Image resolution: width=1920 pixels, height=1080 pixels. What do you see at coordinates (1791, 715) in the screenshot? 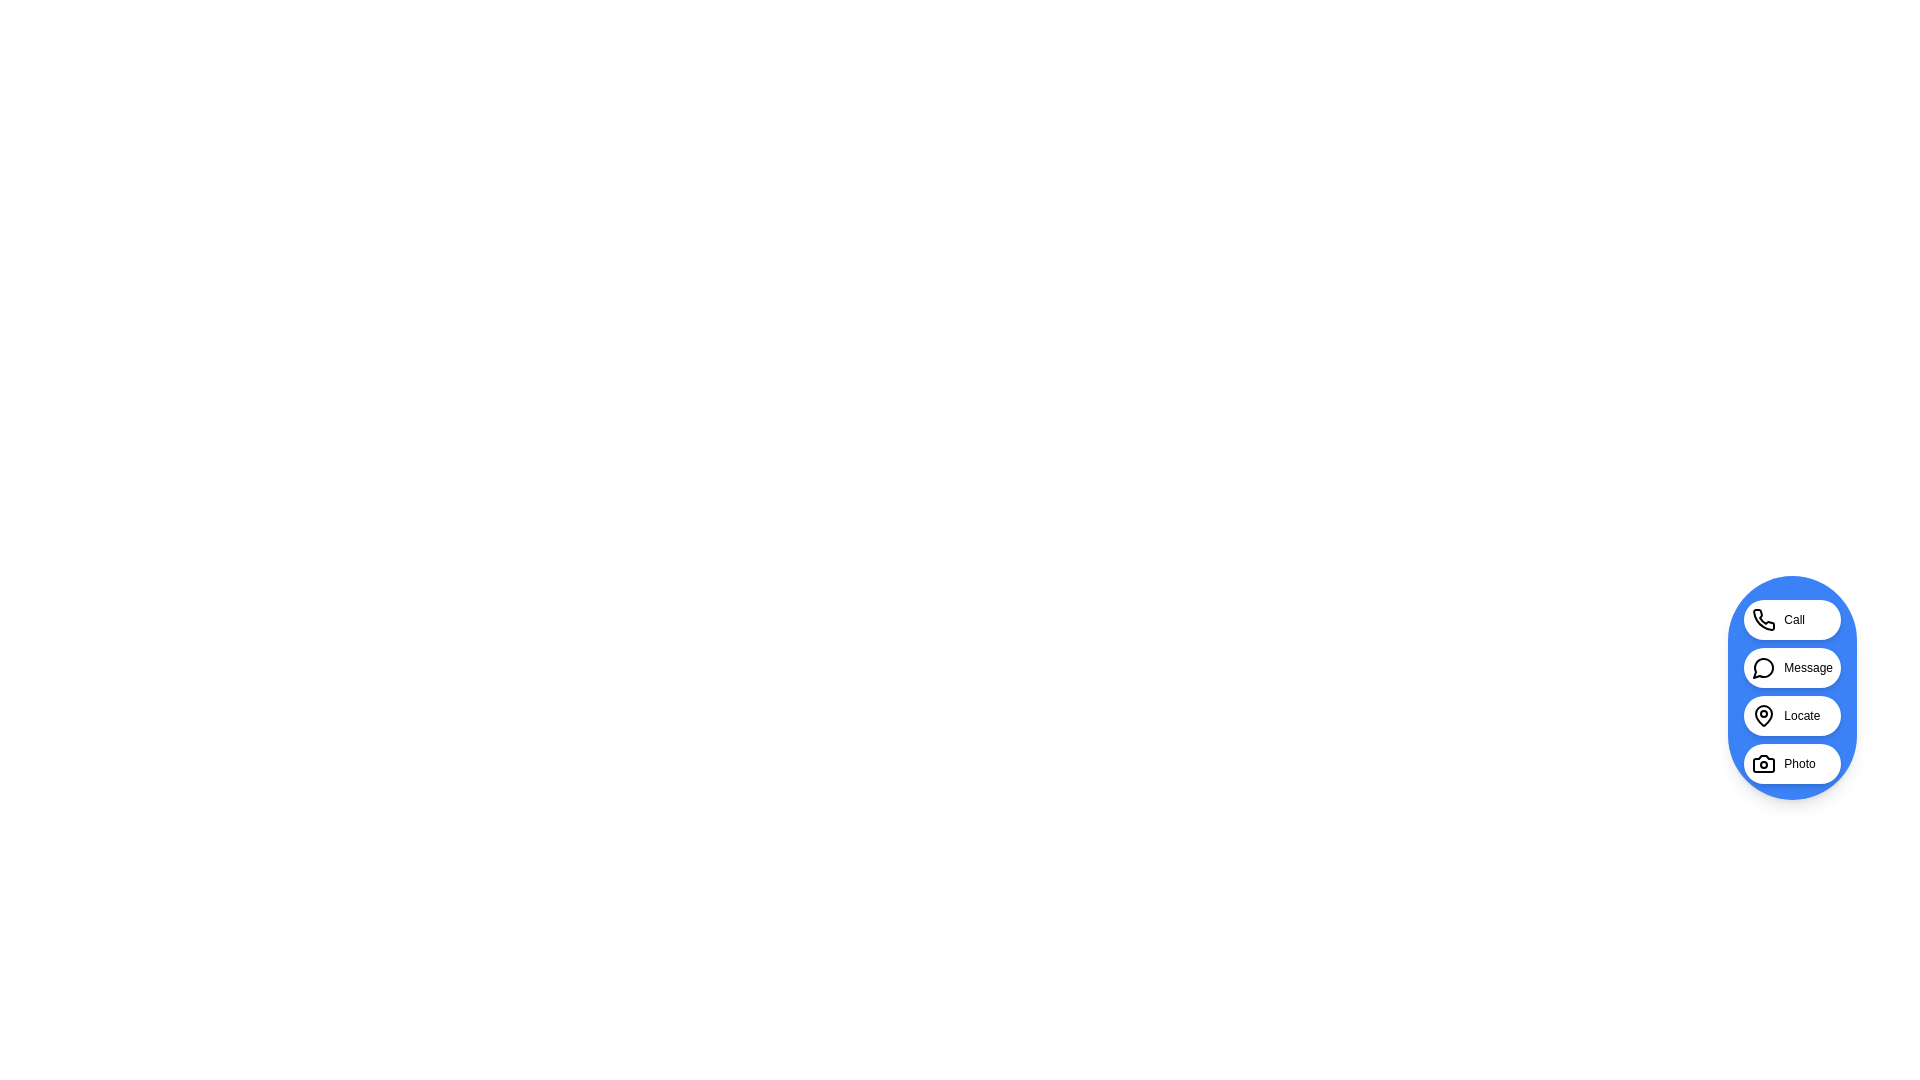
I see `the 'Locate' button in the speed dial` at bounding box center [1791, 715].